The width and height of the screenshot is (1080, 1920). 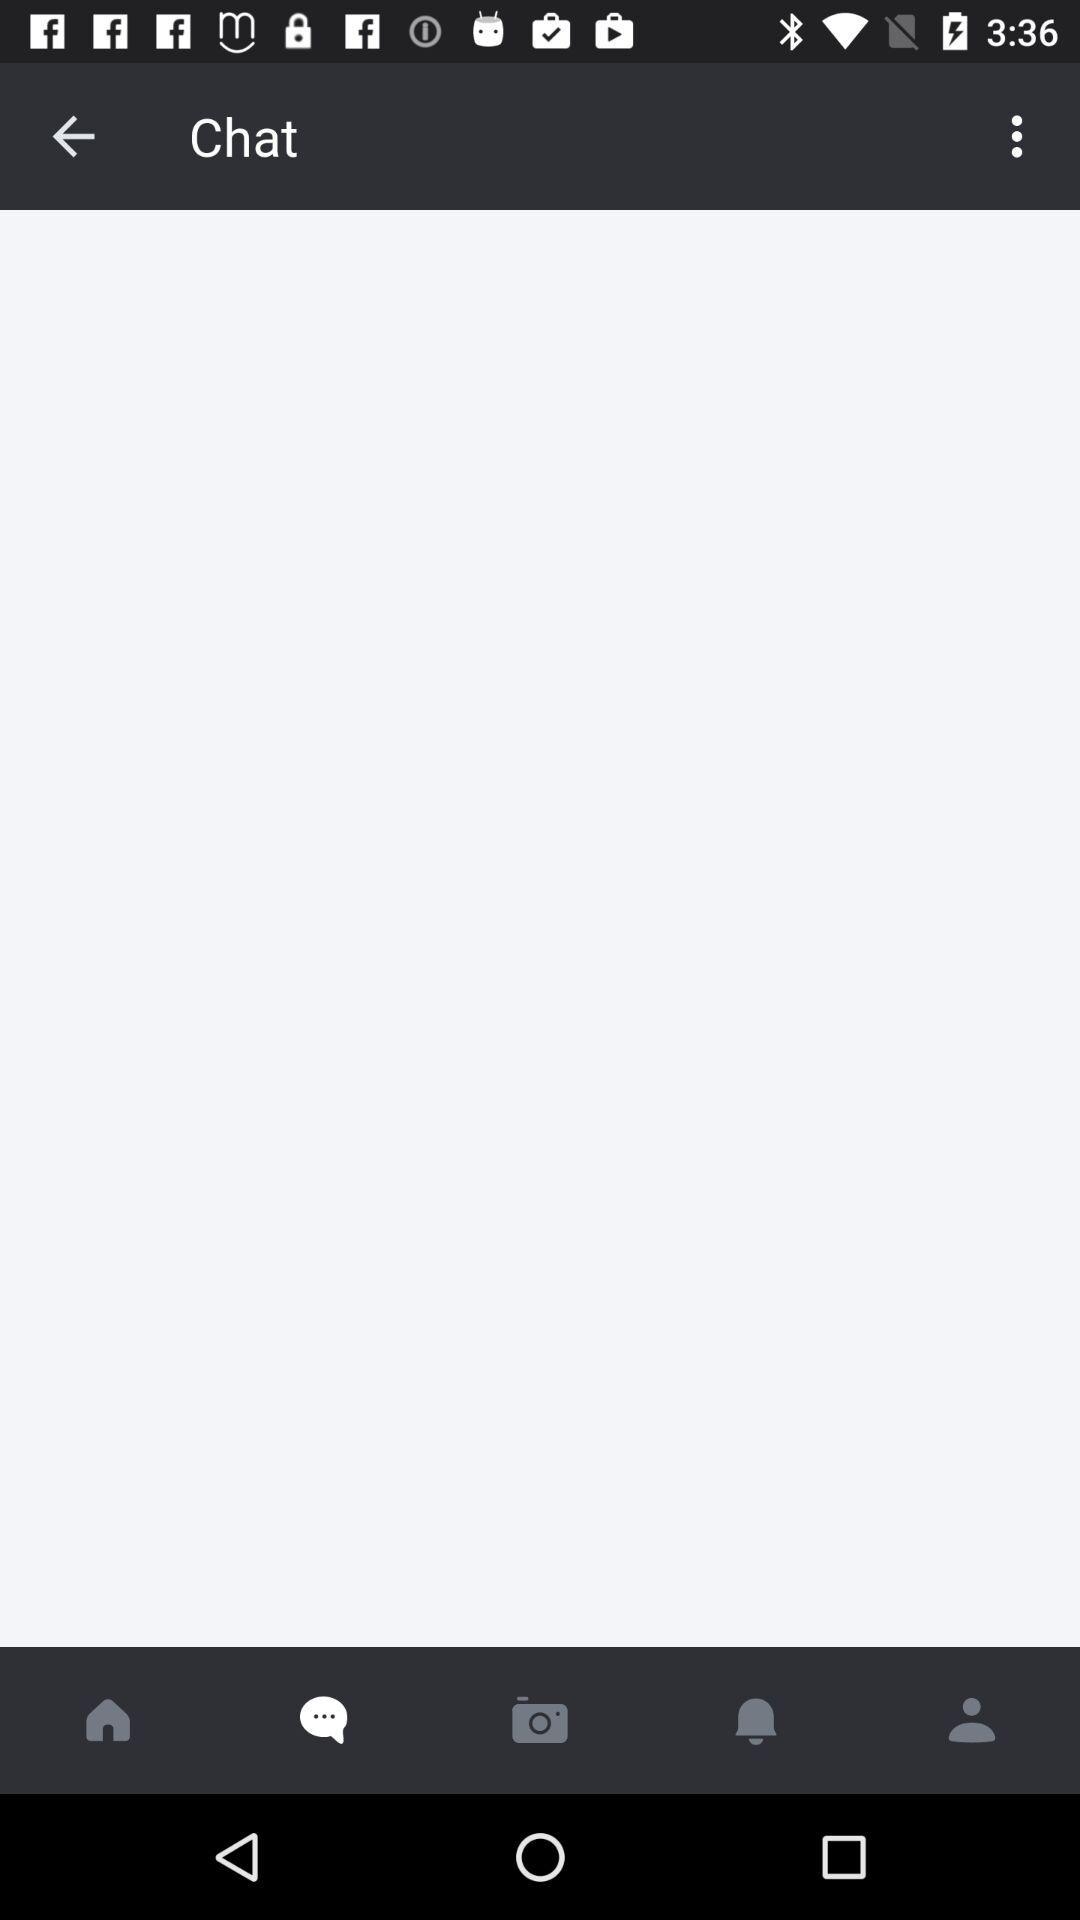 What do you see at coordinates (1017, 135) in the screenshot?
I see `the icon to the right of the chat item` at bounding box center [1017, 135].